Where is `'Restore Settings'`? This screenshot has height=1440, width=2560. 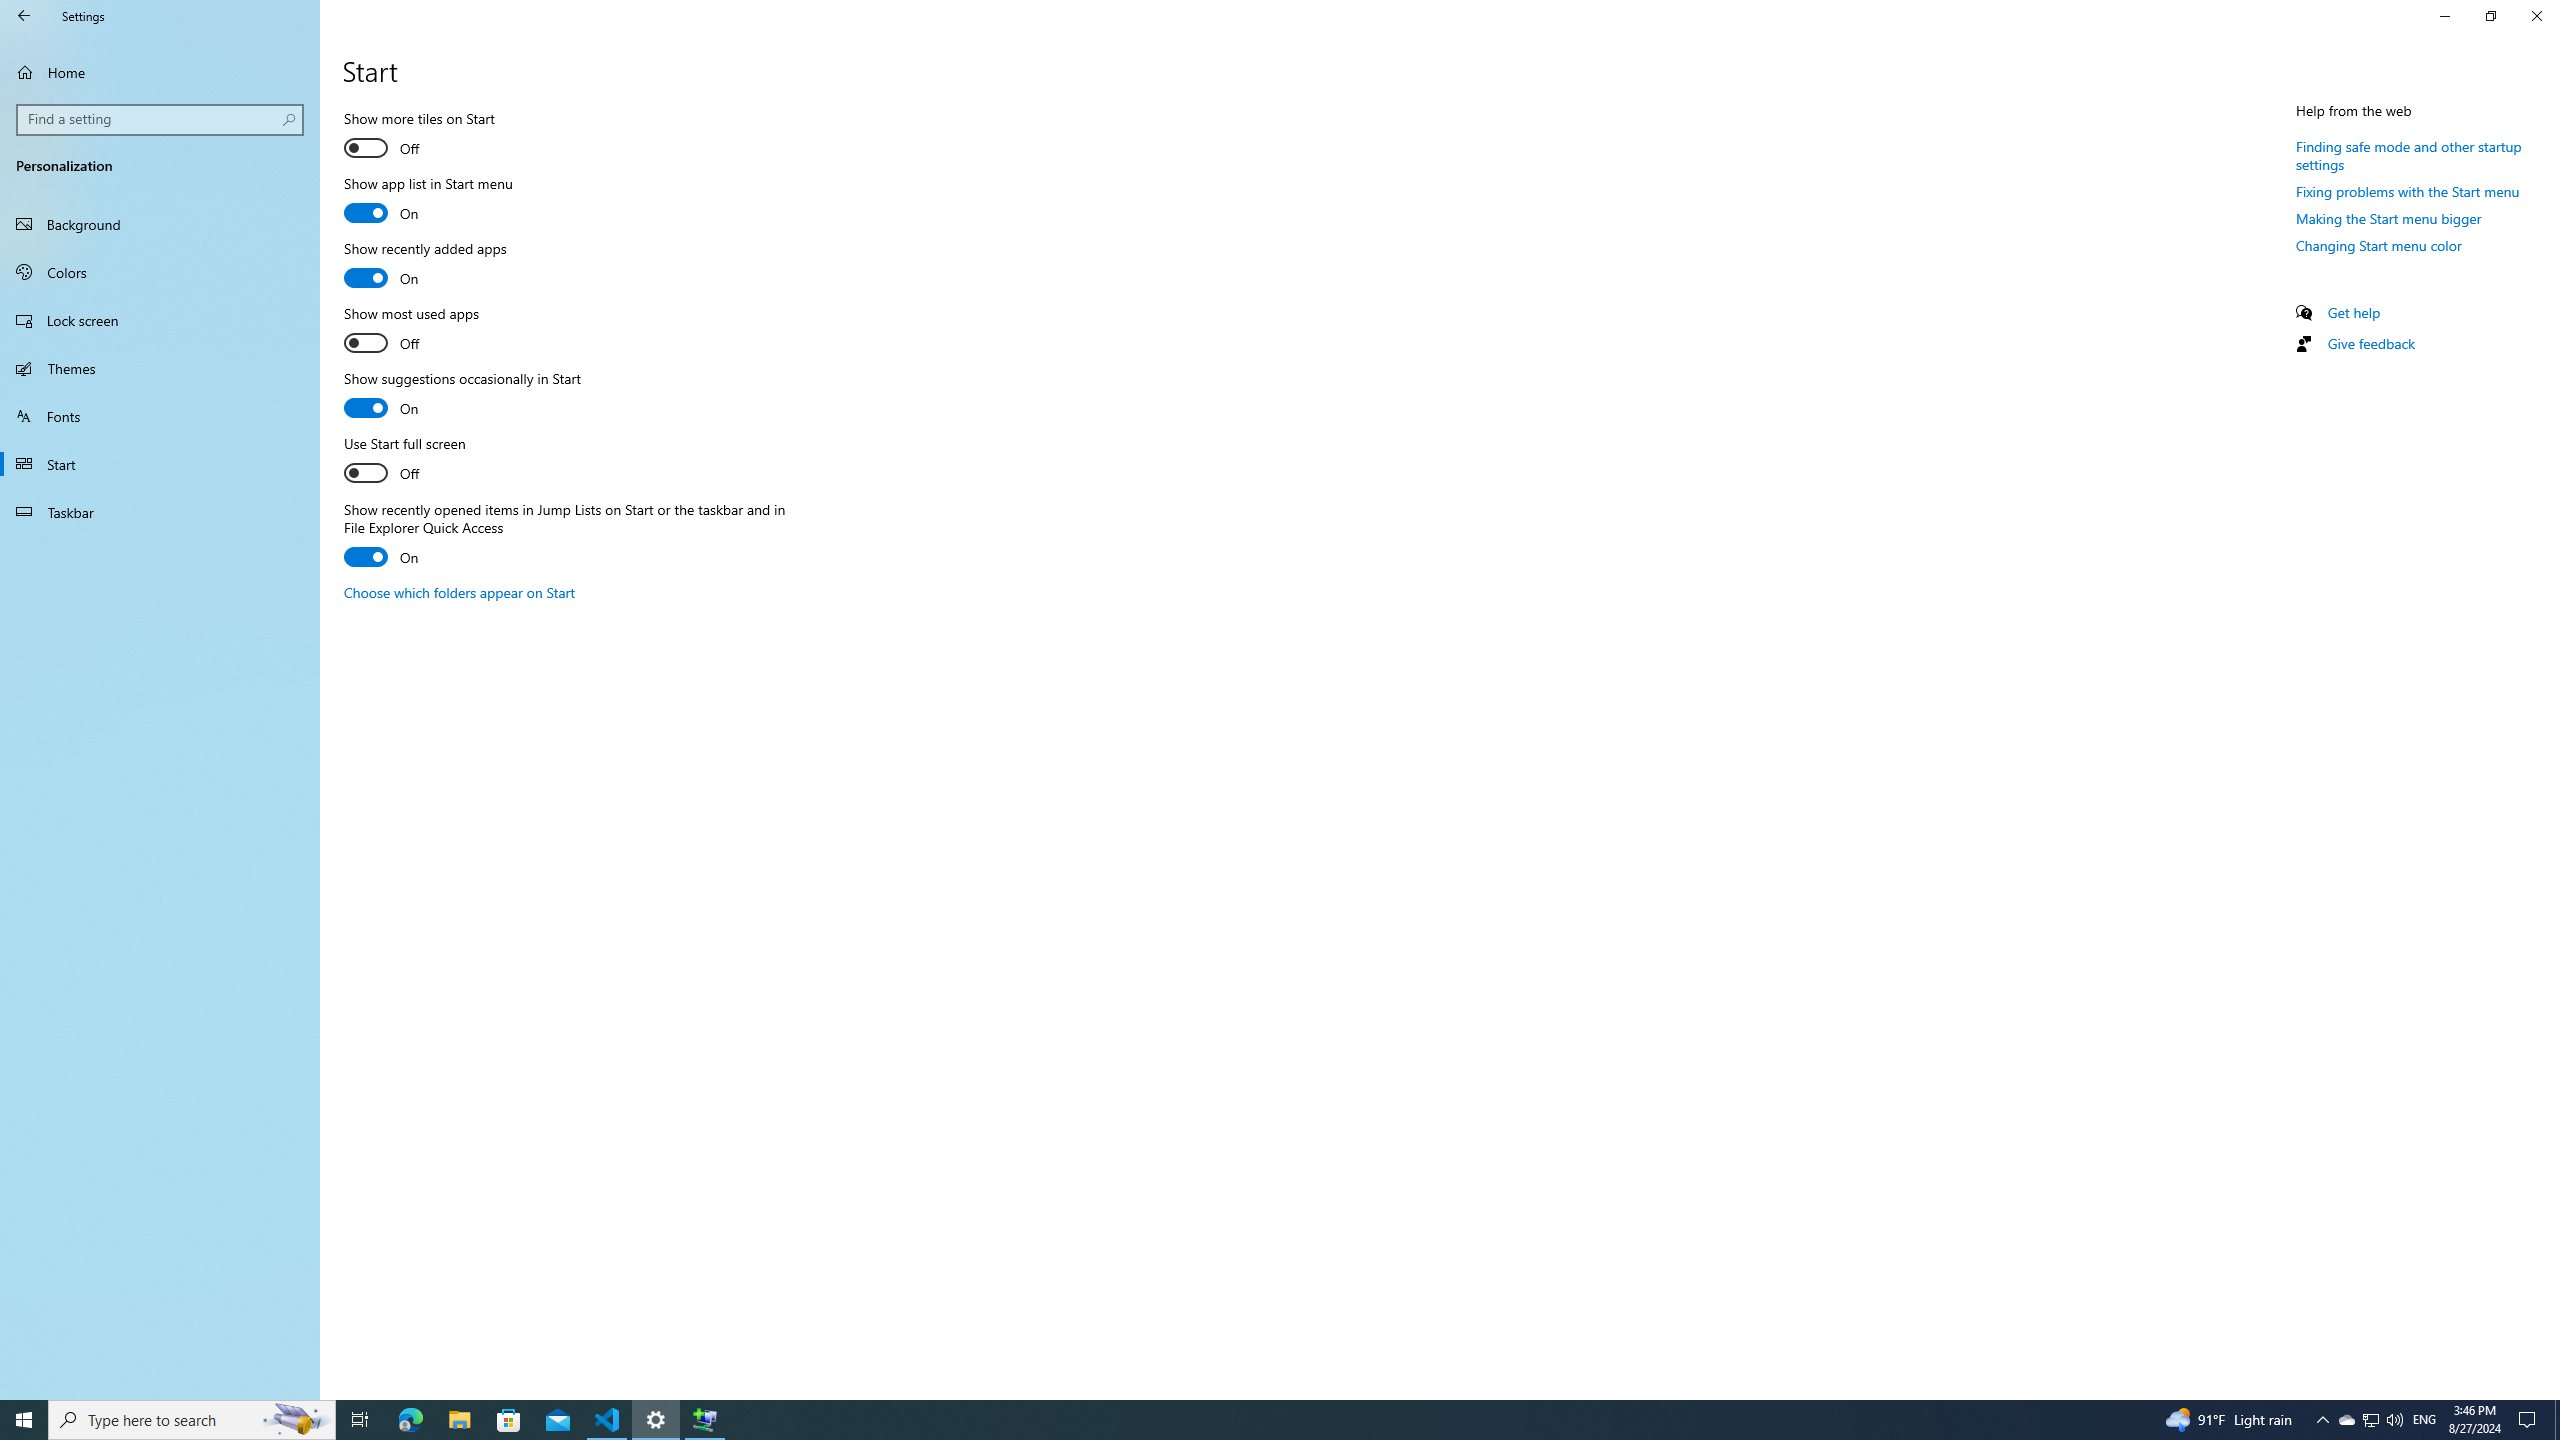
'Restore Settings' is located at coordinates (2490, 15).